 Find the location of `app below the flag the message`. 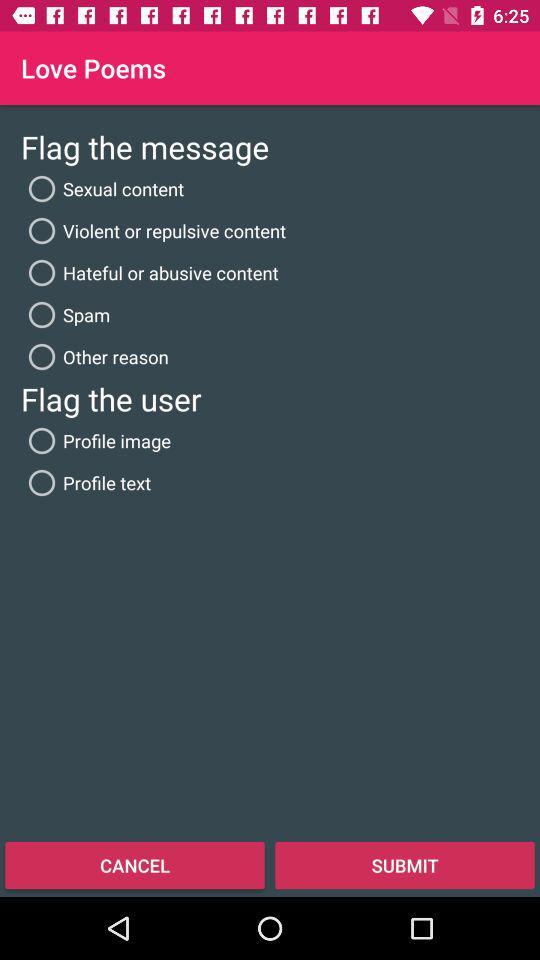

app below the flag the message is located at coordinates (102, 189).